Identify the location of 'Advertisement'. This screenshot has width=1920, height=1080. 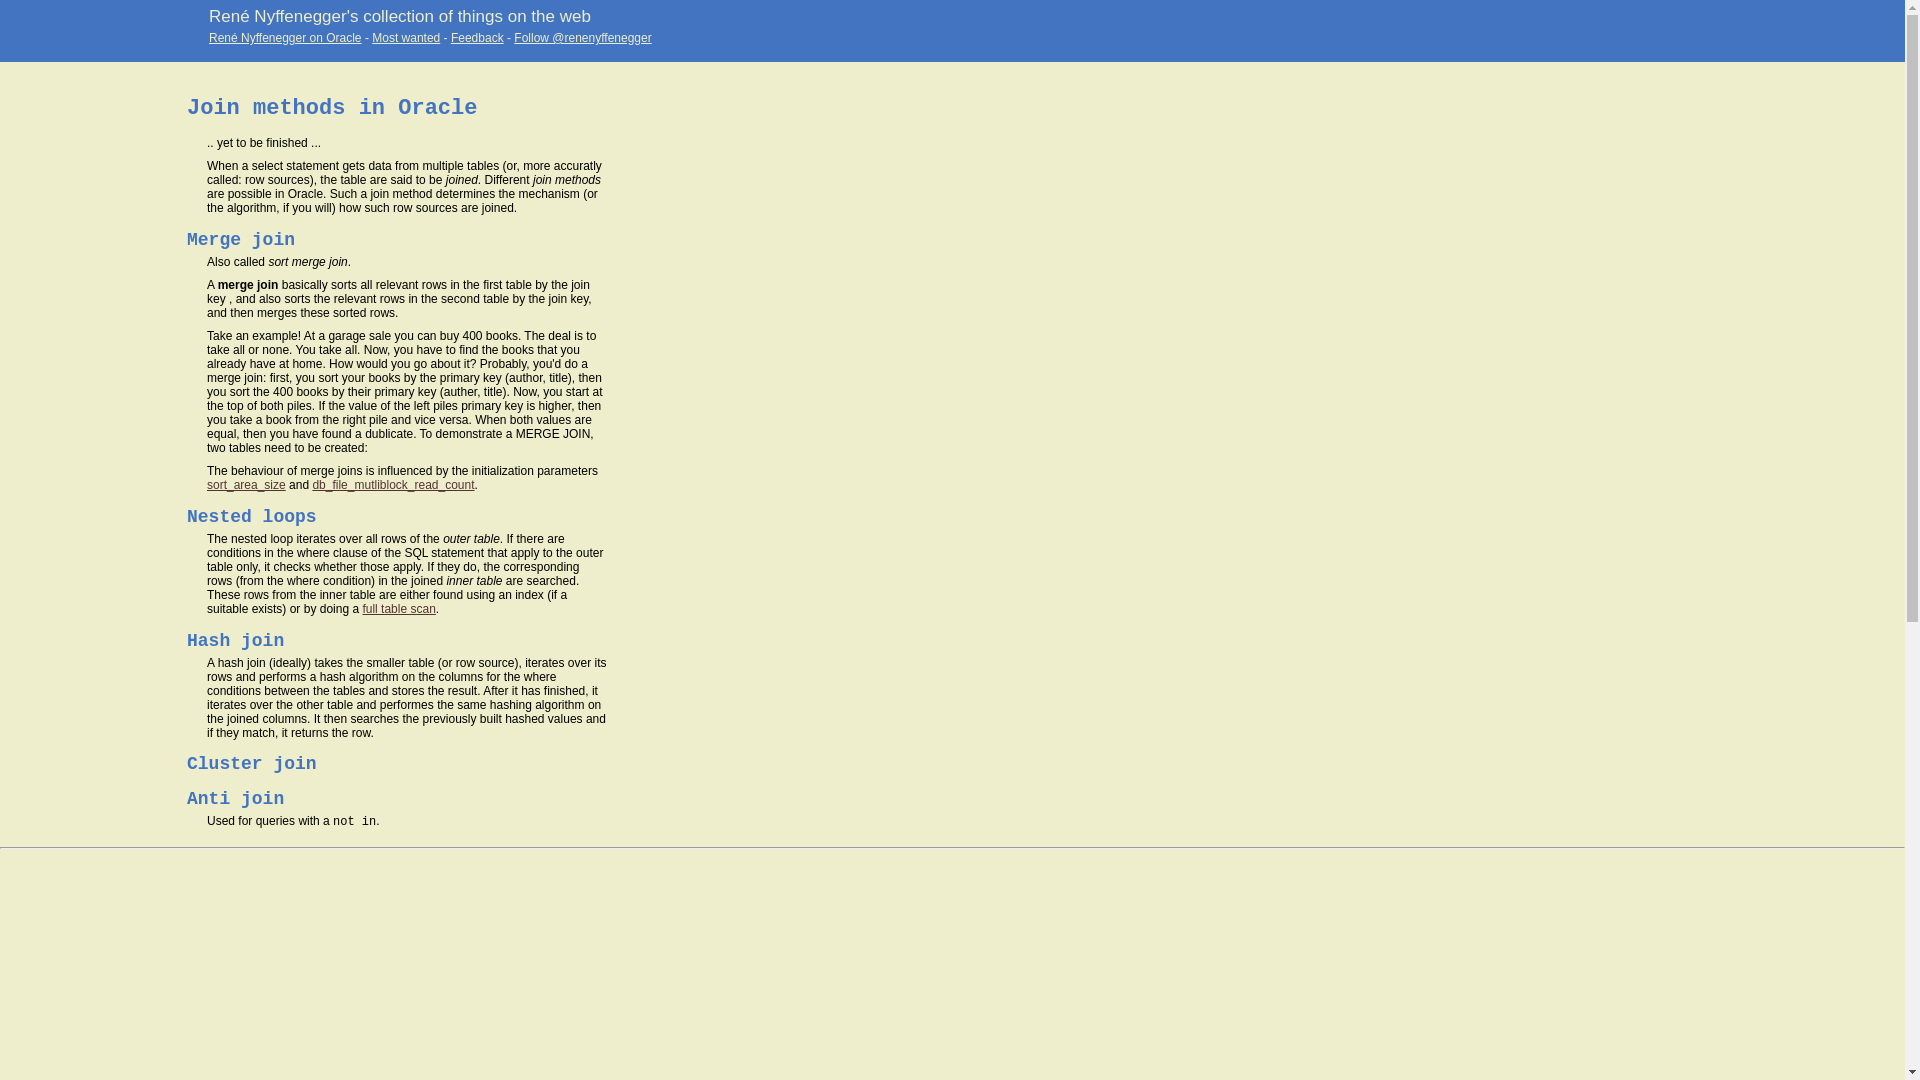
(0, 434).